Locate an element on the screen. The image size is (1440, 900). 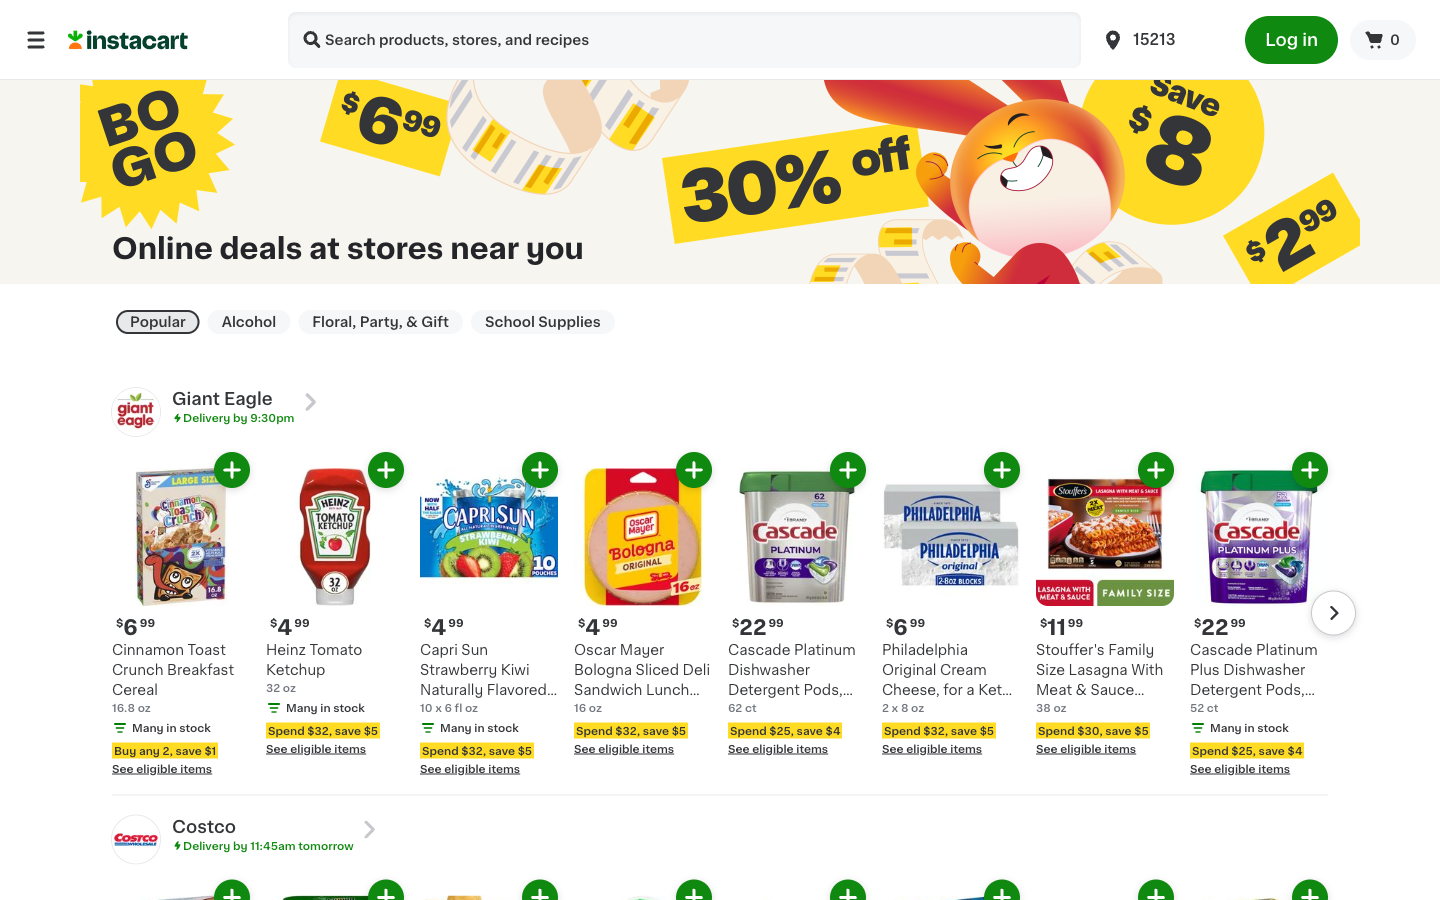
Get  all eligible items for discount offer with Cinnamon Toast Breakfast is located at coordinates (209, 782).